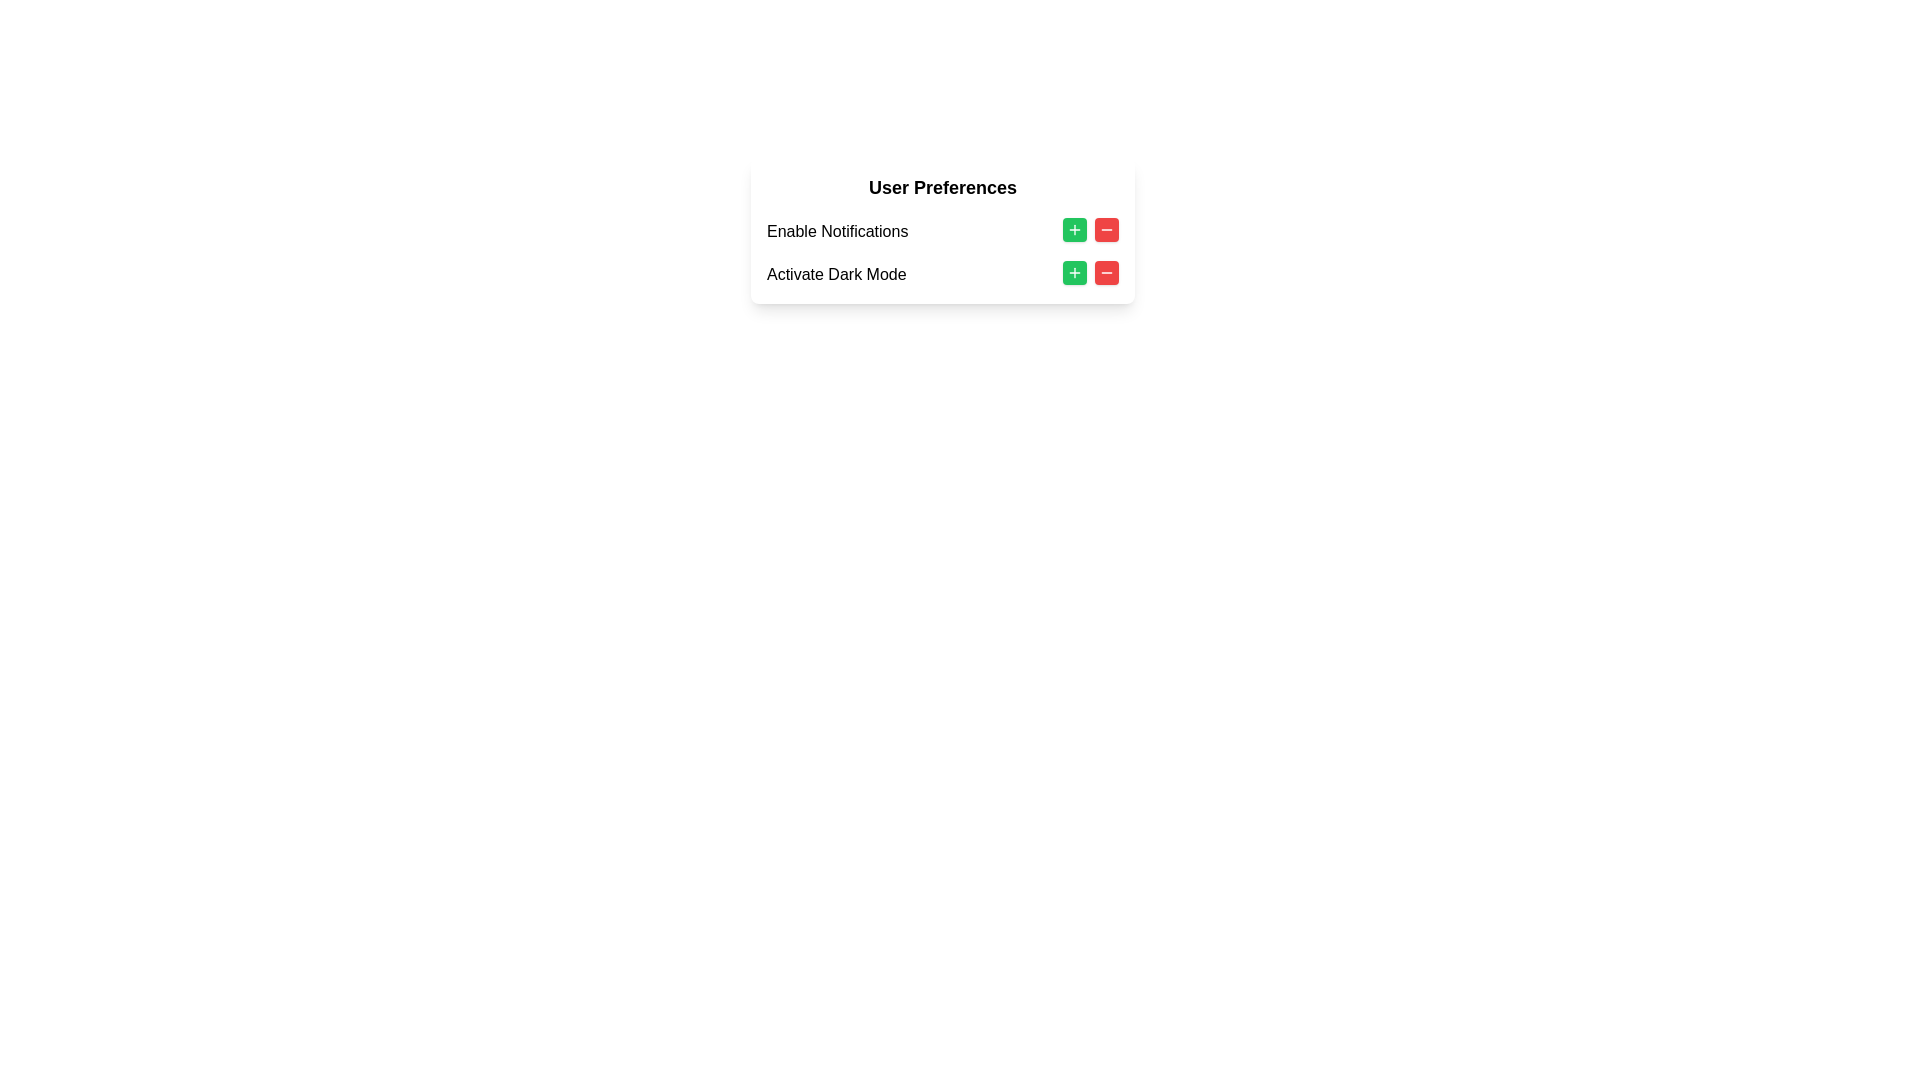  Describe the element at coordinates (836, 274) in the screenshot. I see `the 'Activate Dark Mode' text label, which is styled in black text on a white background and located in the 'User Preferences' section as the leftmost component of the second row` at that location.